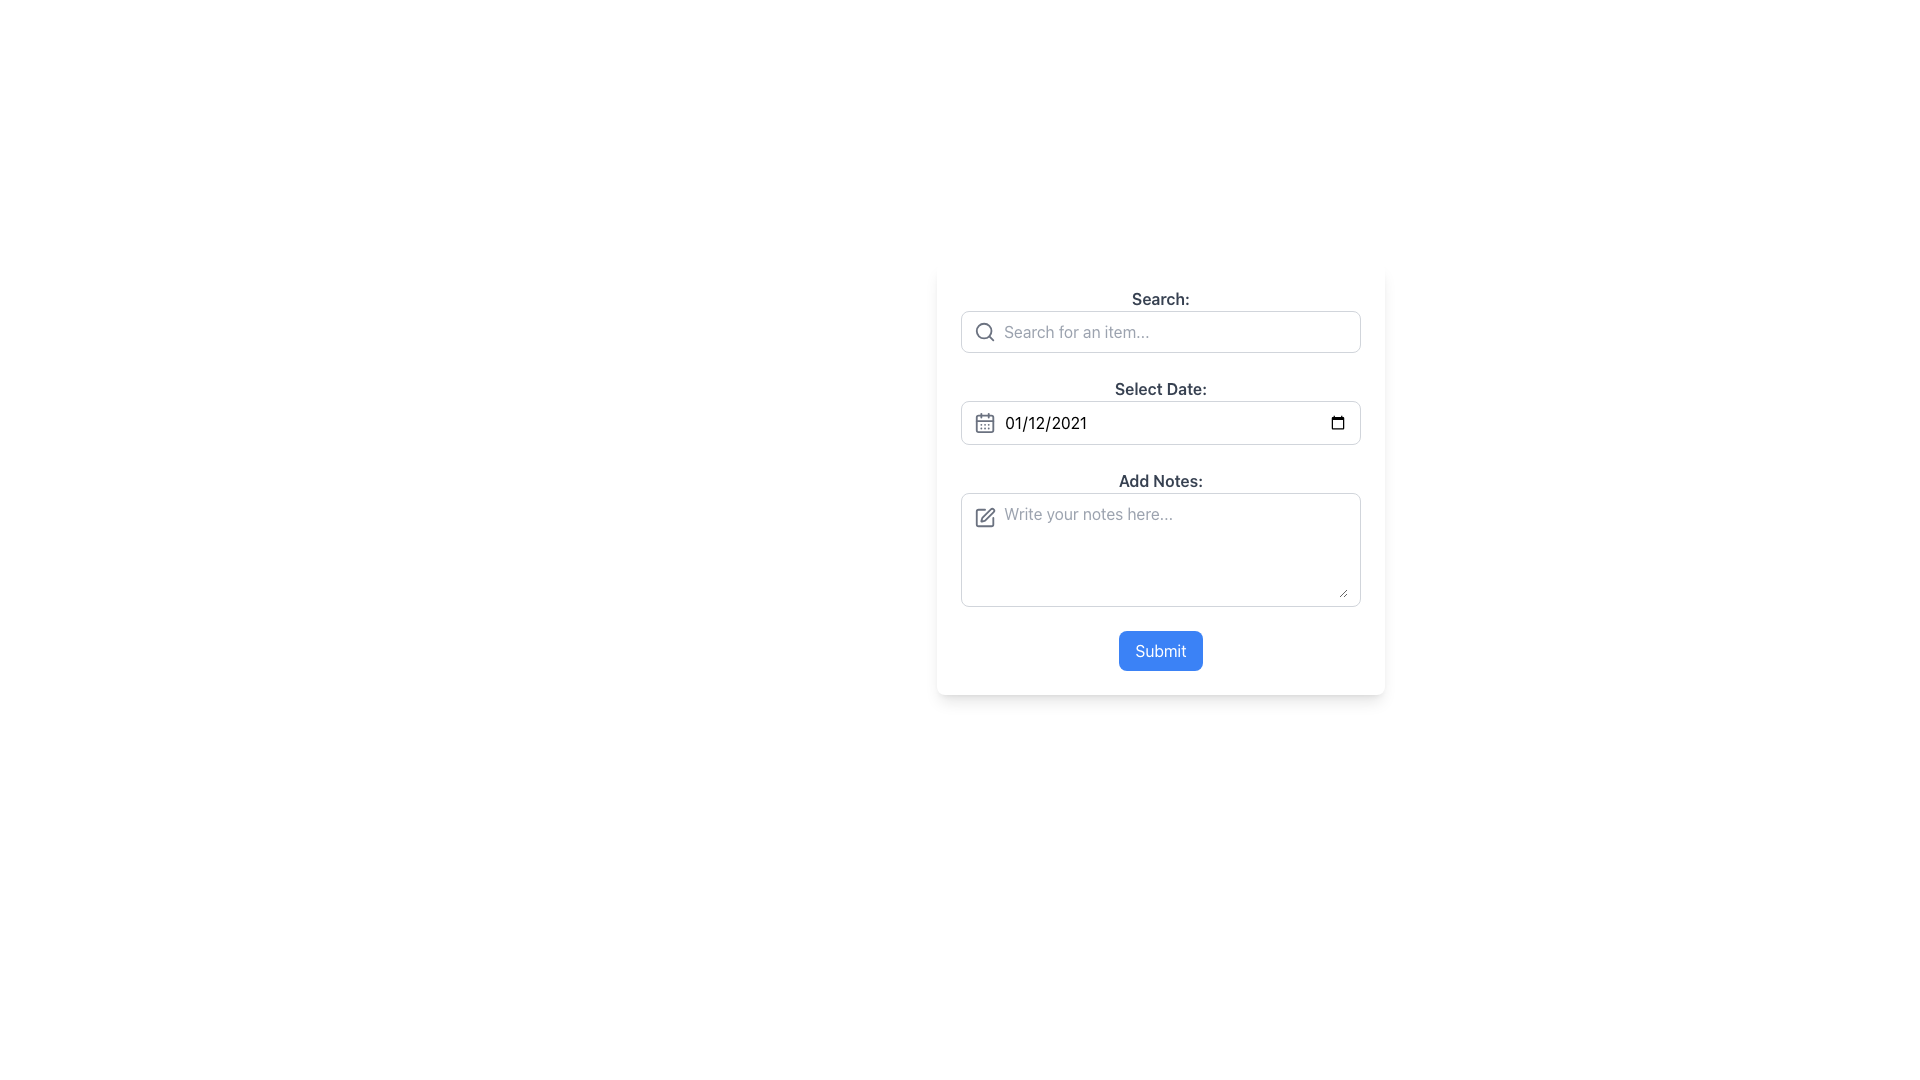  What do you see at coordinates (1161, 422) in the screenshot?
I see `the date picker input field to focus on it, allowing for date selection` at bounding box center [1161, 422].